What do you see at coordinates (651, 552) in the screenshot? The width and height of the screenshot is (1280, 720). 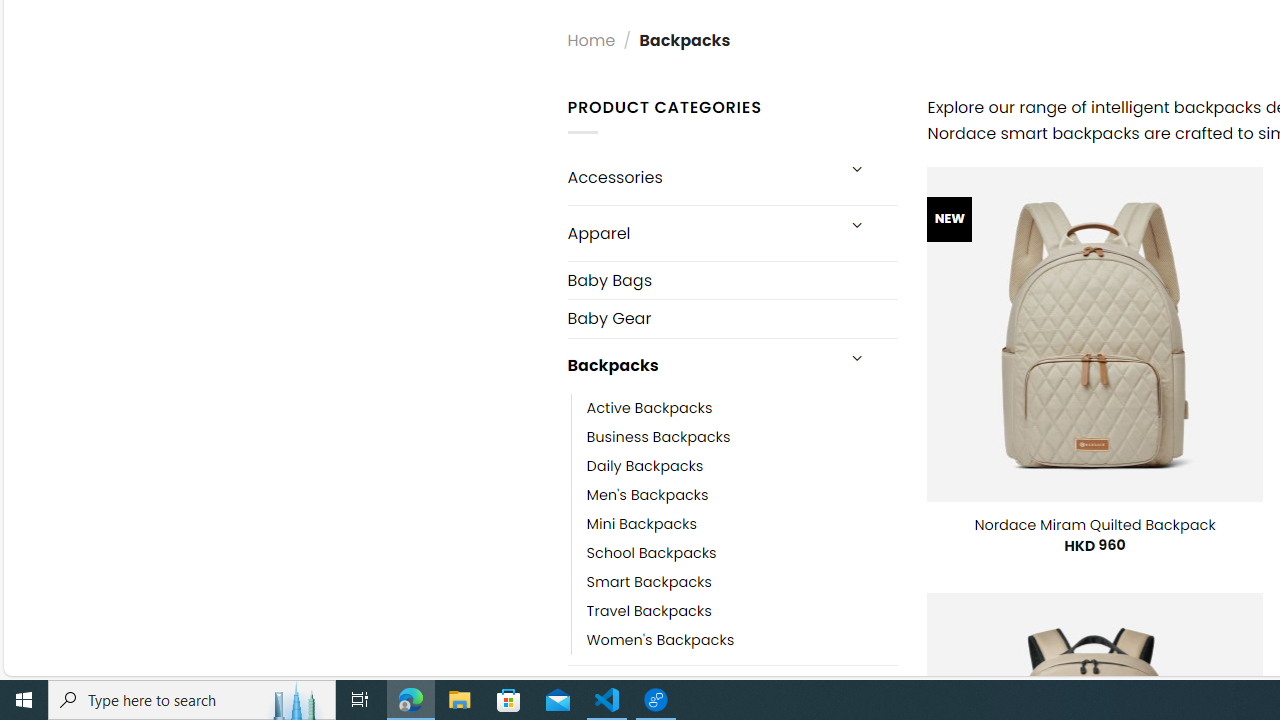 I see `'School Backpacks'` at bounding box center [651, 552].